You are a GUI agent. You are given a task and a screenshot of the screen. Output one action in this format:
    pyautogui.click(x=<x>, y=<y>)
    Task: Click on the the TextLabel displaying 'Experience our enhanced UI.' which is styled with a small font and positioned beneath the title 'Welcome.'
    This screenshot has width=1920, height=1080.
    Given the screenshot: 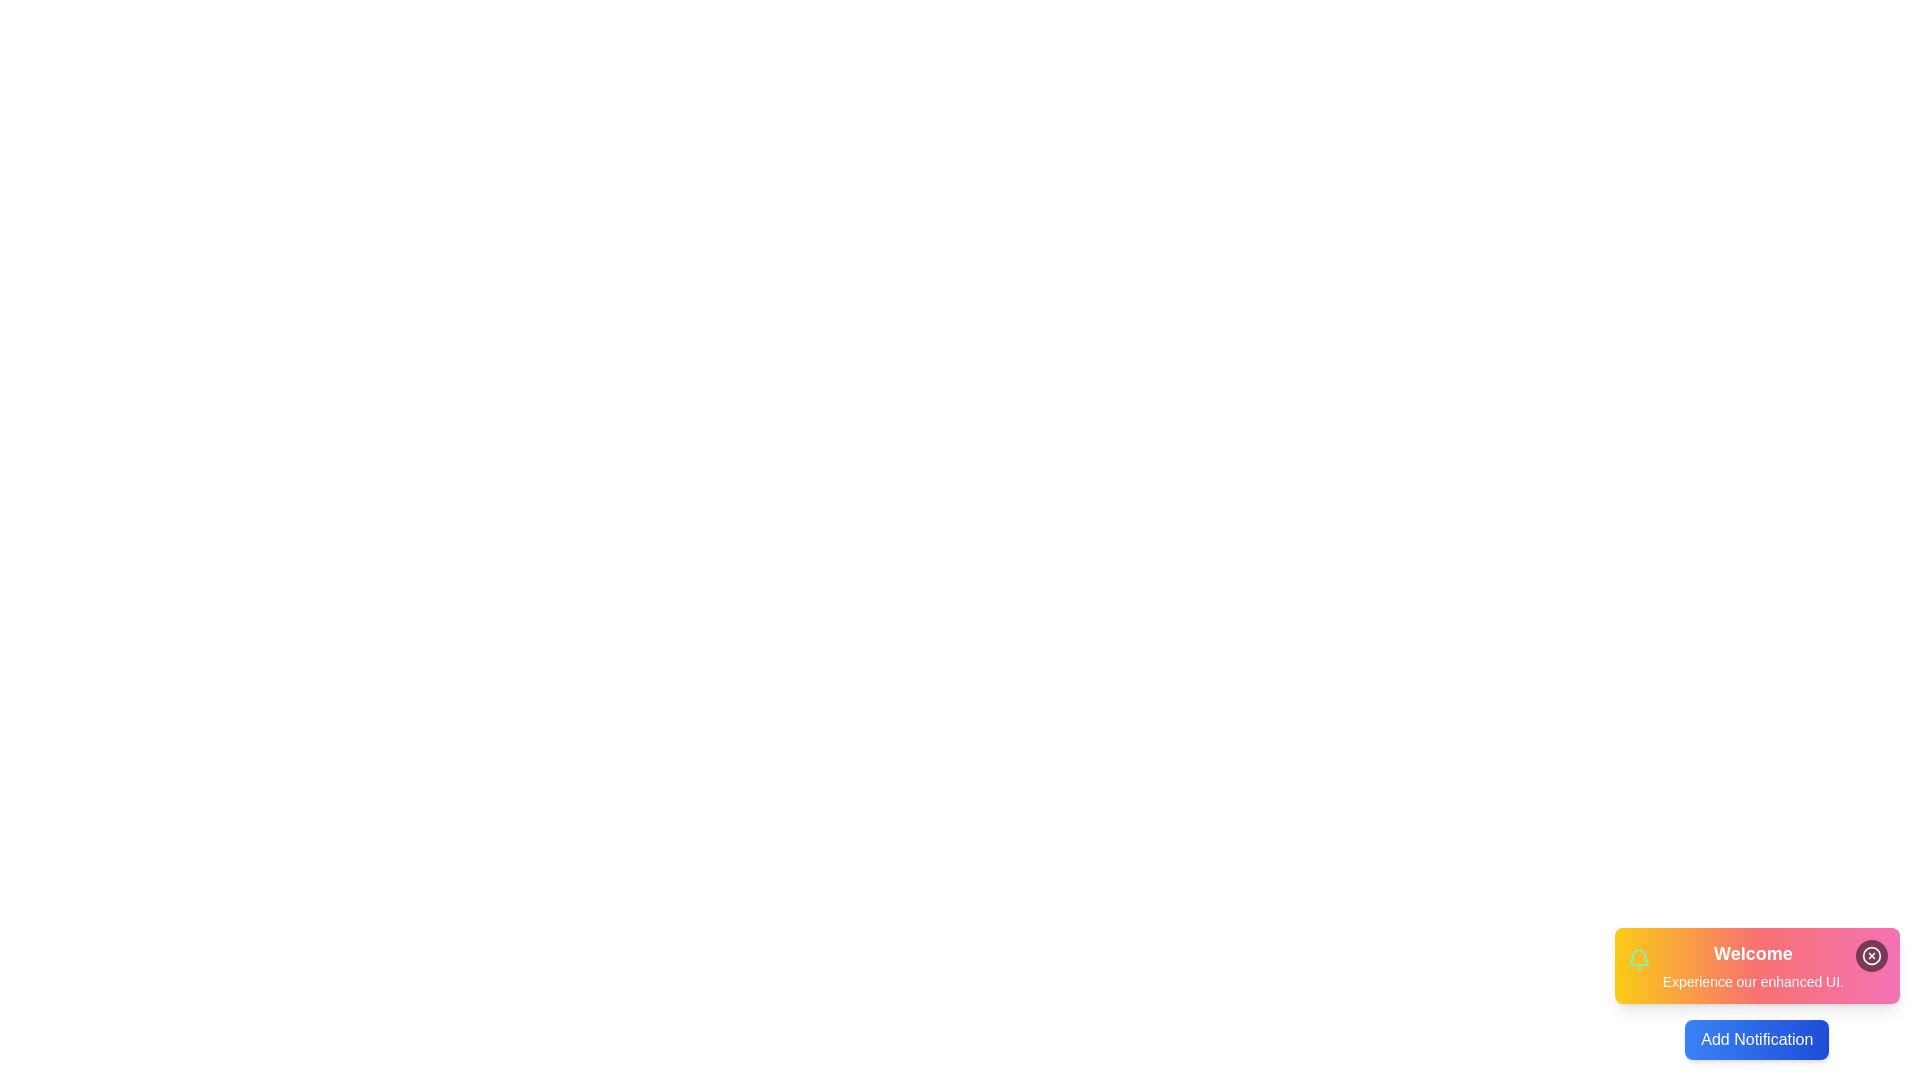 What is the action you would take?
    pyautogui.click(x=1752, y=981)
    